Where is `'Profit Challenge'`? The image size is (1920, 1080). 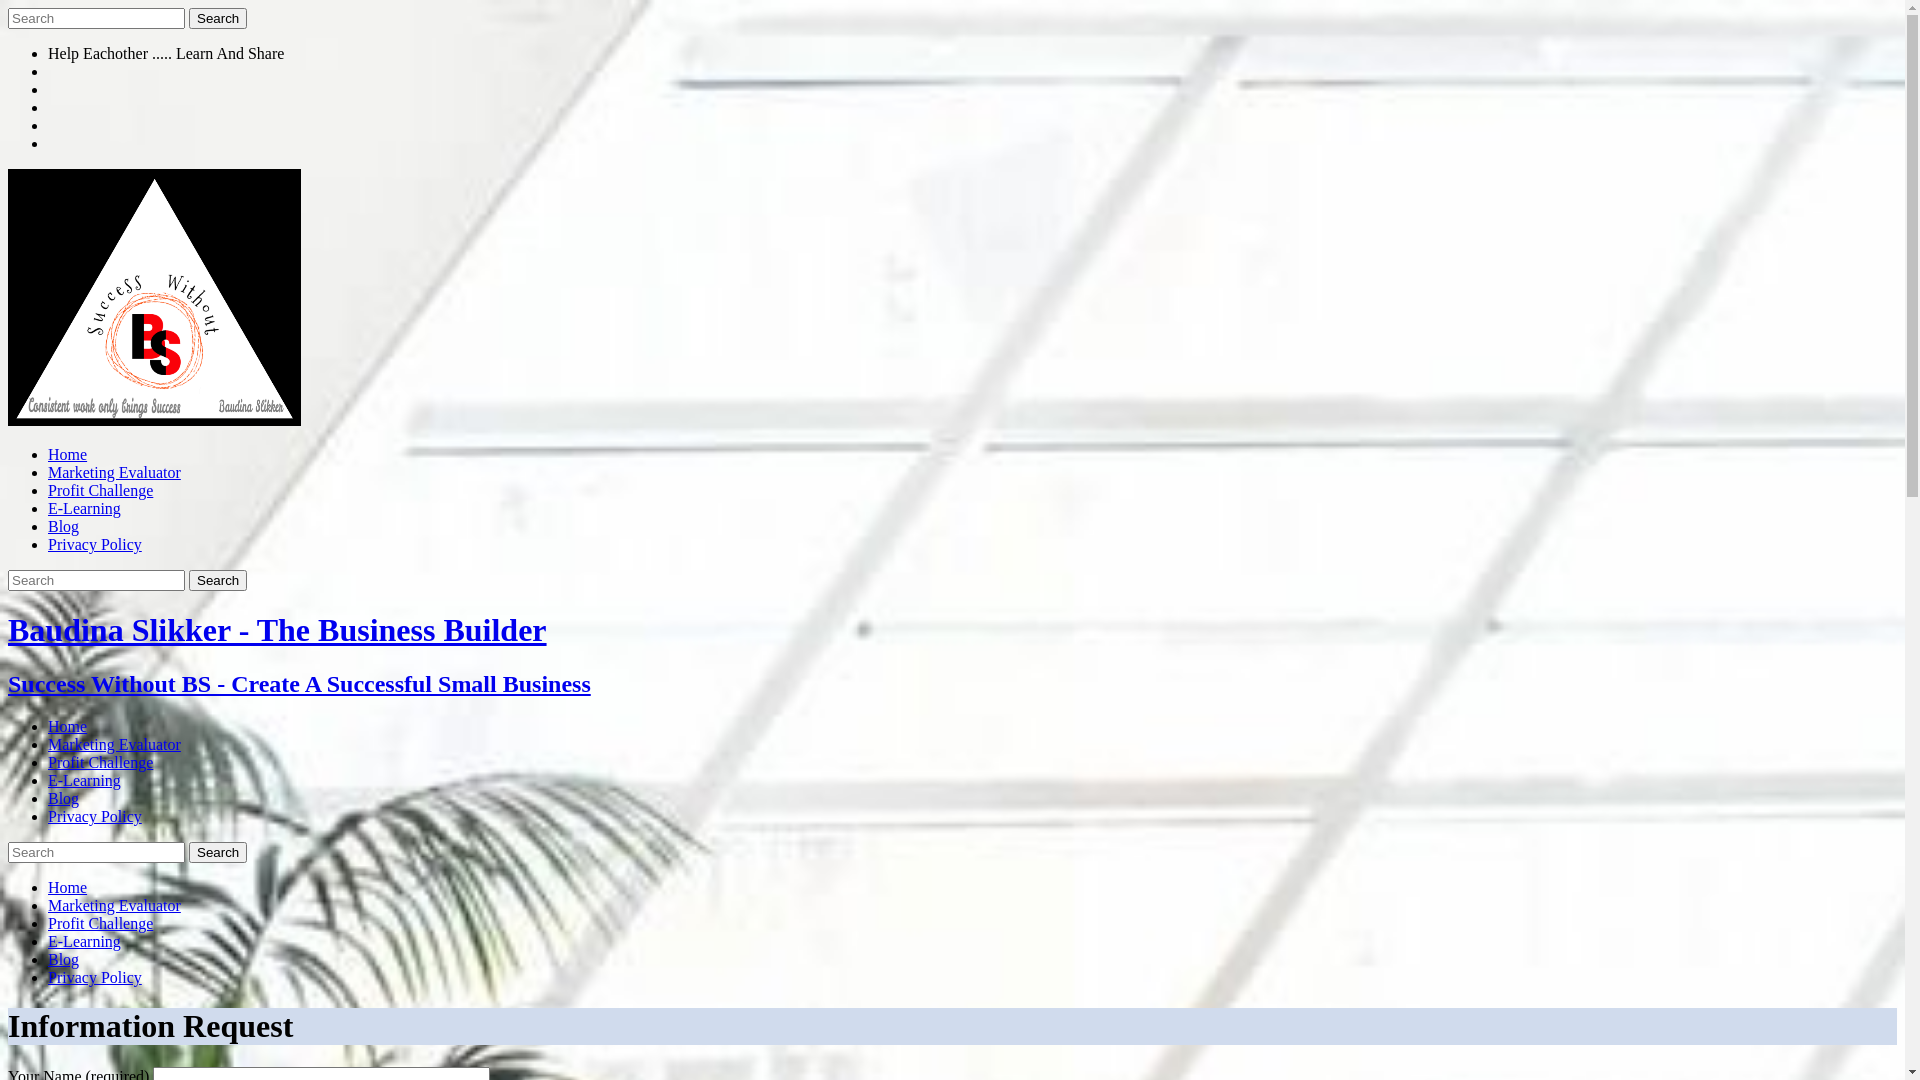
'Profit Challenge' is located at coordinates (99, 923).